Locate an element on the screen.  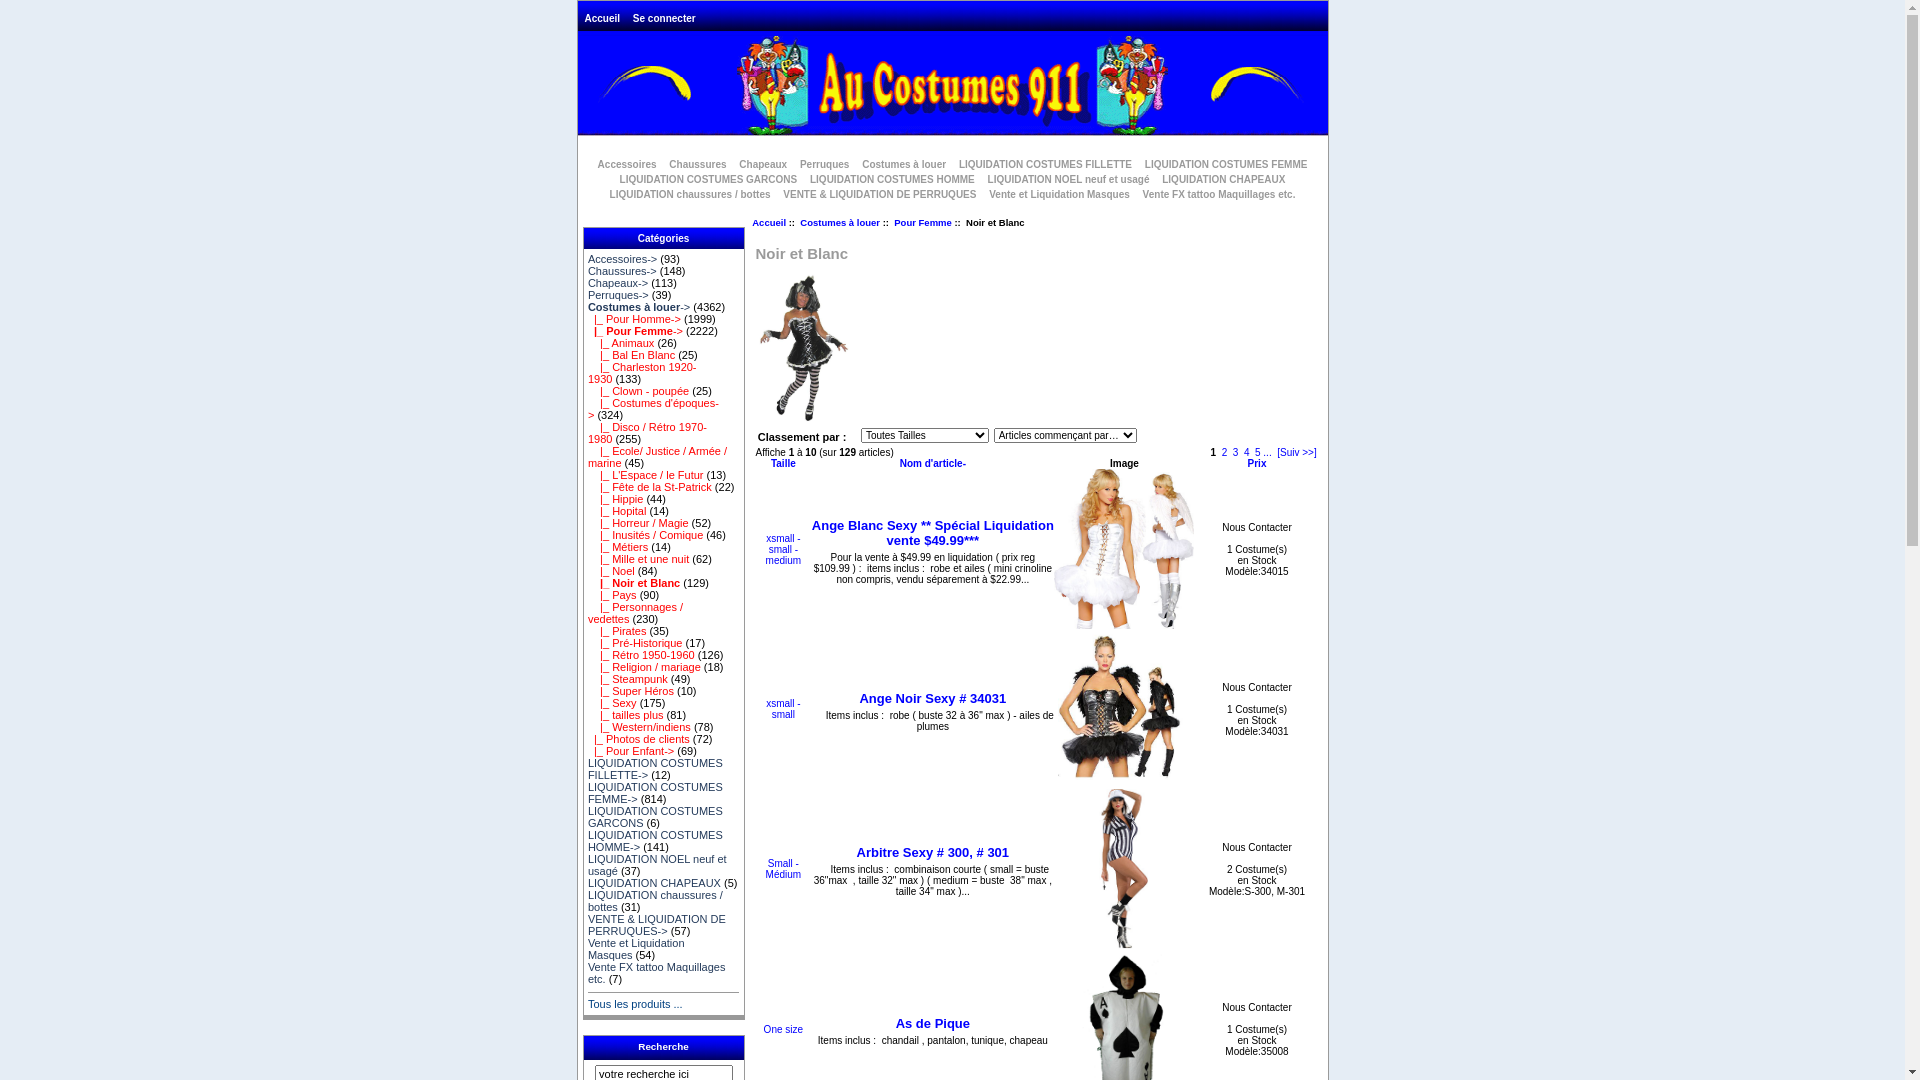
'    |_ Charleston 1920-1930' is located at coordinates (587, 373).